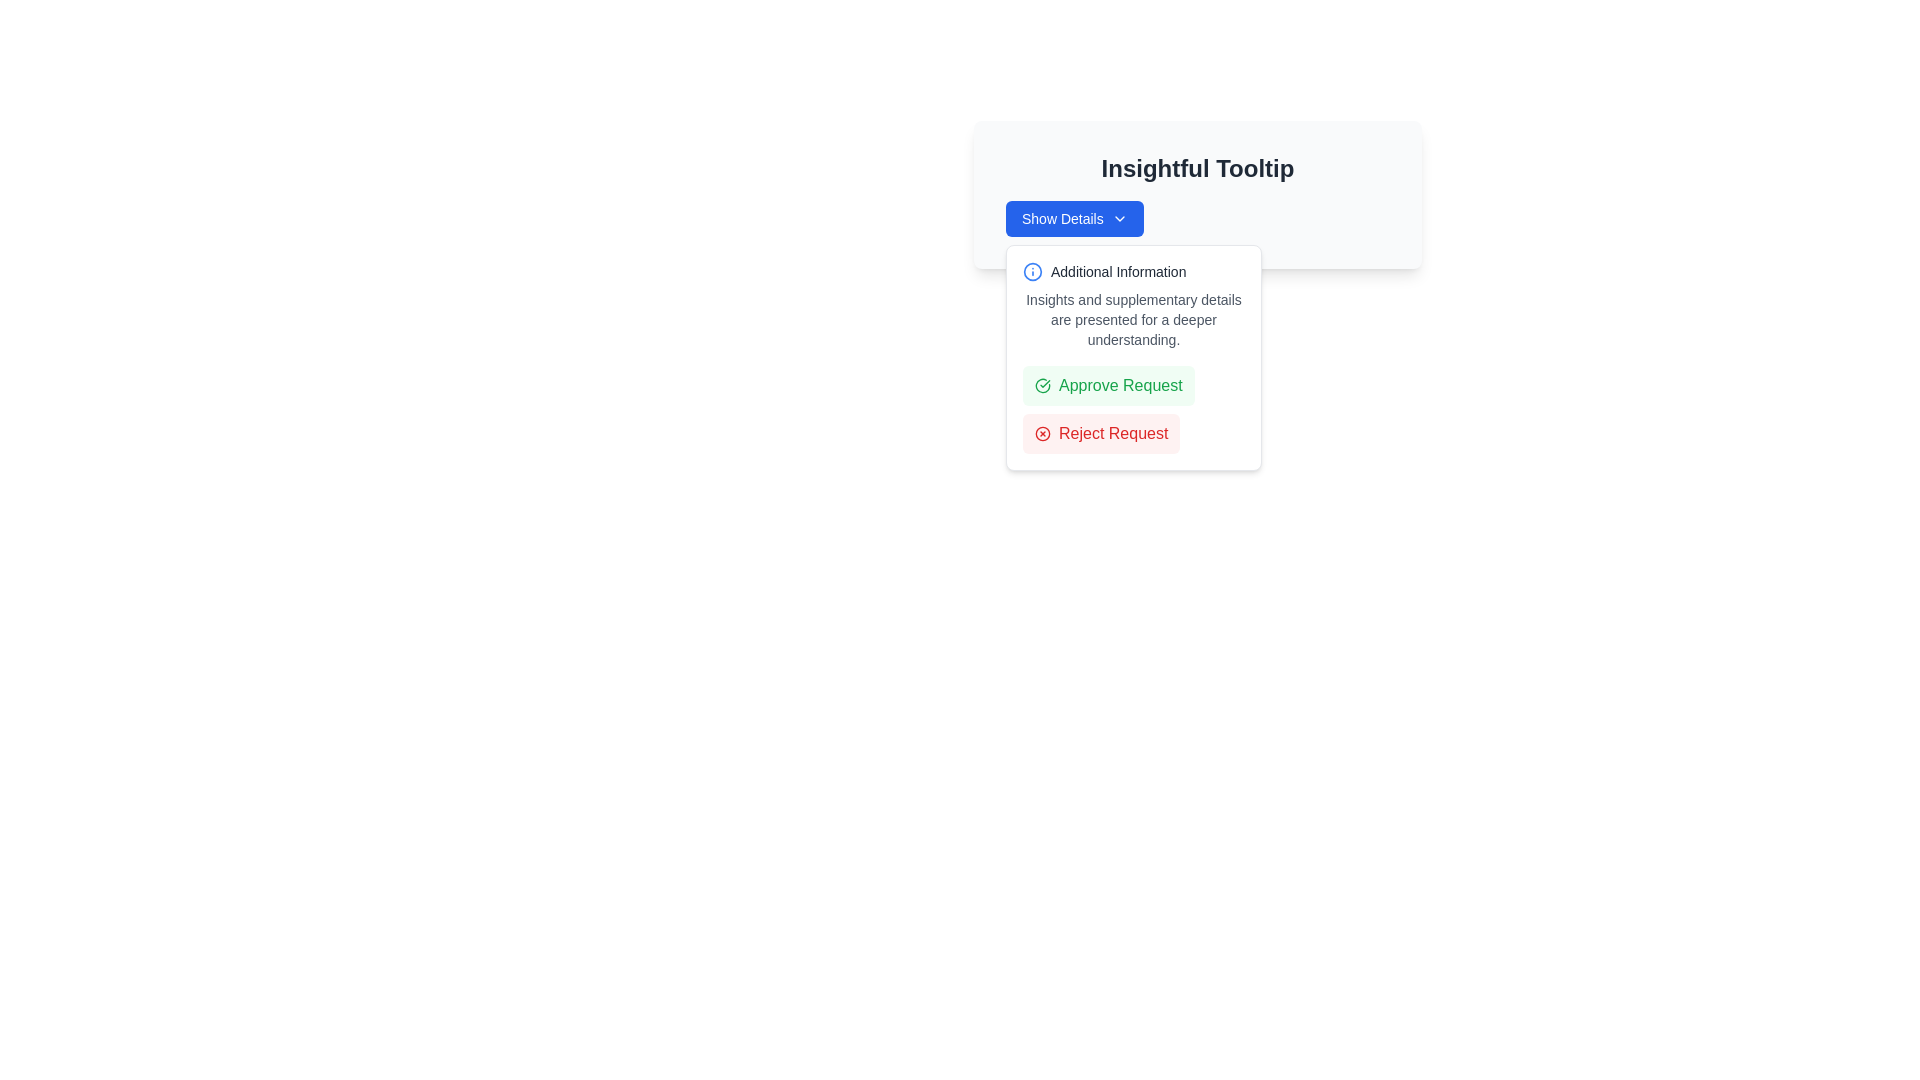 Image resolution: width=1920 pixels, height=1080 pixels. Describe the element at coordinates (1032, 272) in the screenshot. I see `the information icon located at the top left corner of the 'Additional Information' content box` at that location.